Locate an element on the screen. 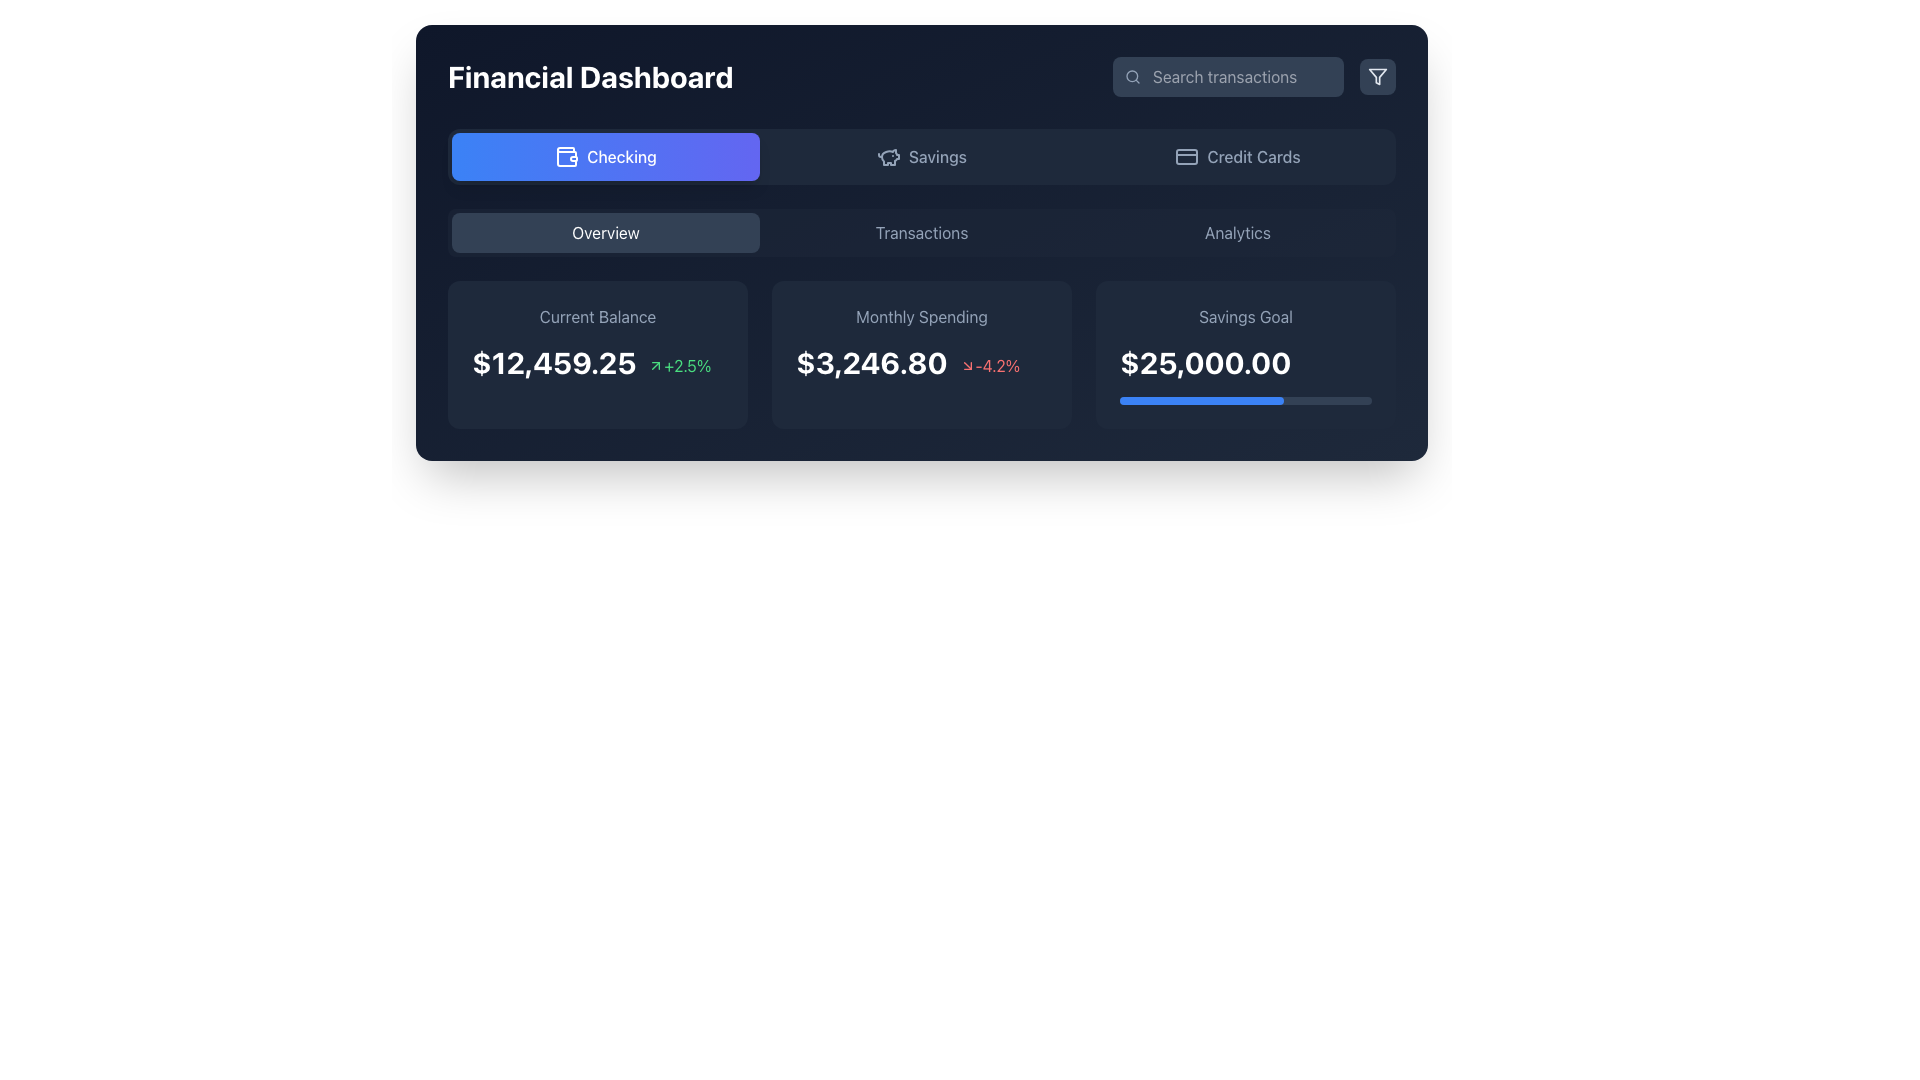 The width and height of the screenshot is (1920, 1080). the Text label that provides context to the user's current financial balance located in the 'Checking' tab interface, specifically inside the leftmost card, positioned at the top of the card above the monetary value '$12,459.25' is located at coordinates (597, 315).